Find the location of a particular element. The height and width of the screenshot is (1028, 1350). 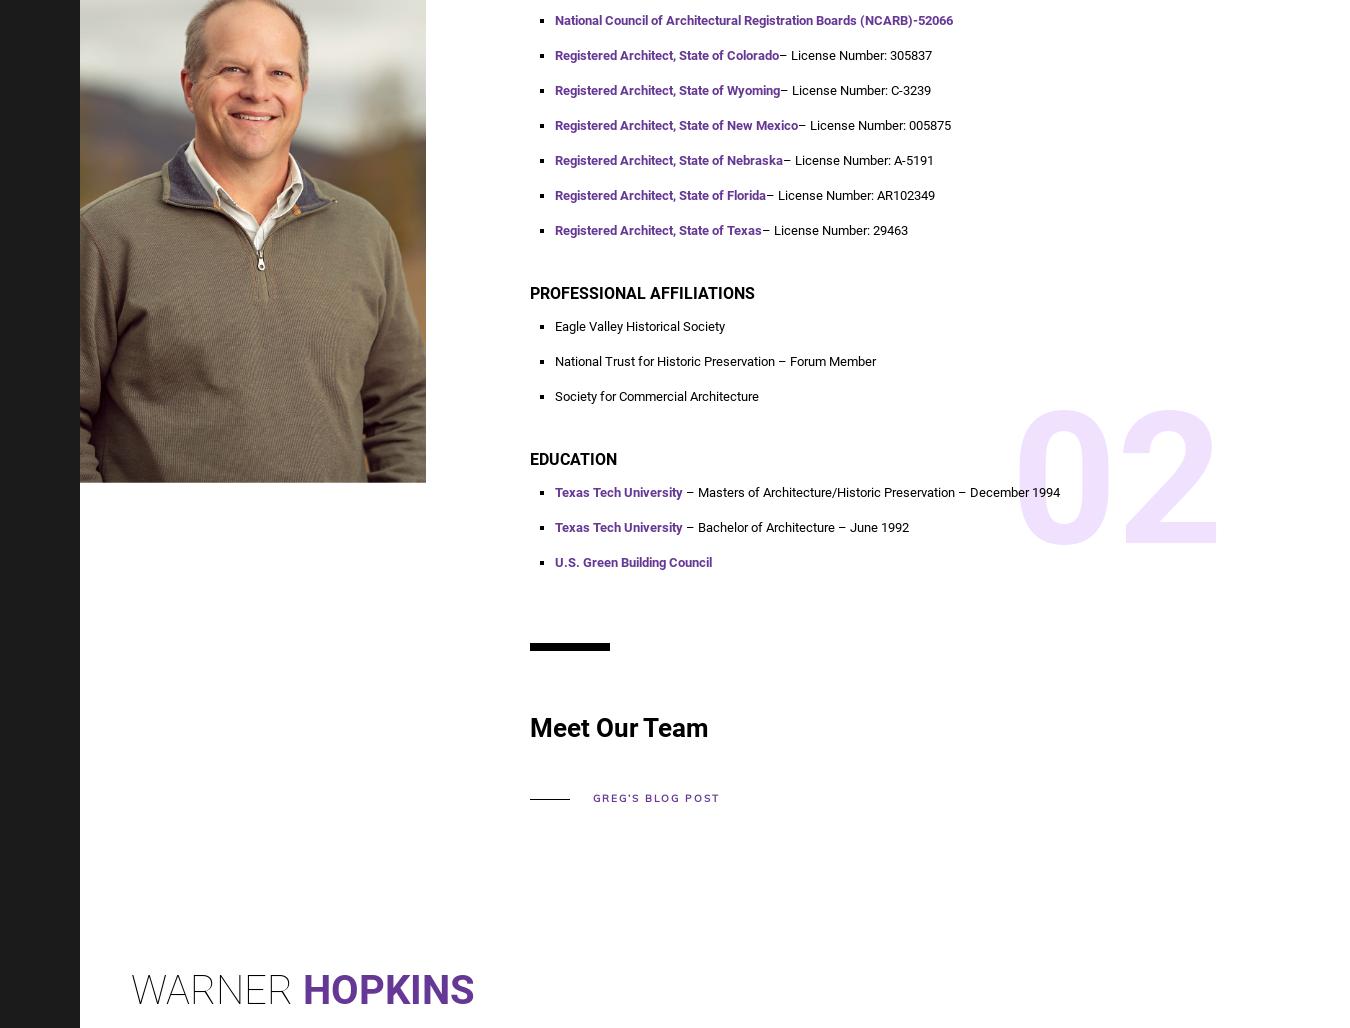

'Greg’s Blog Post' is located at coordinates (656, 798).